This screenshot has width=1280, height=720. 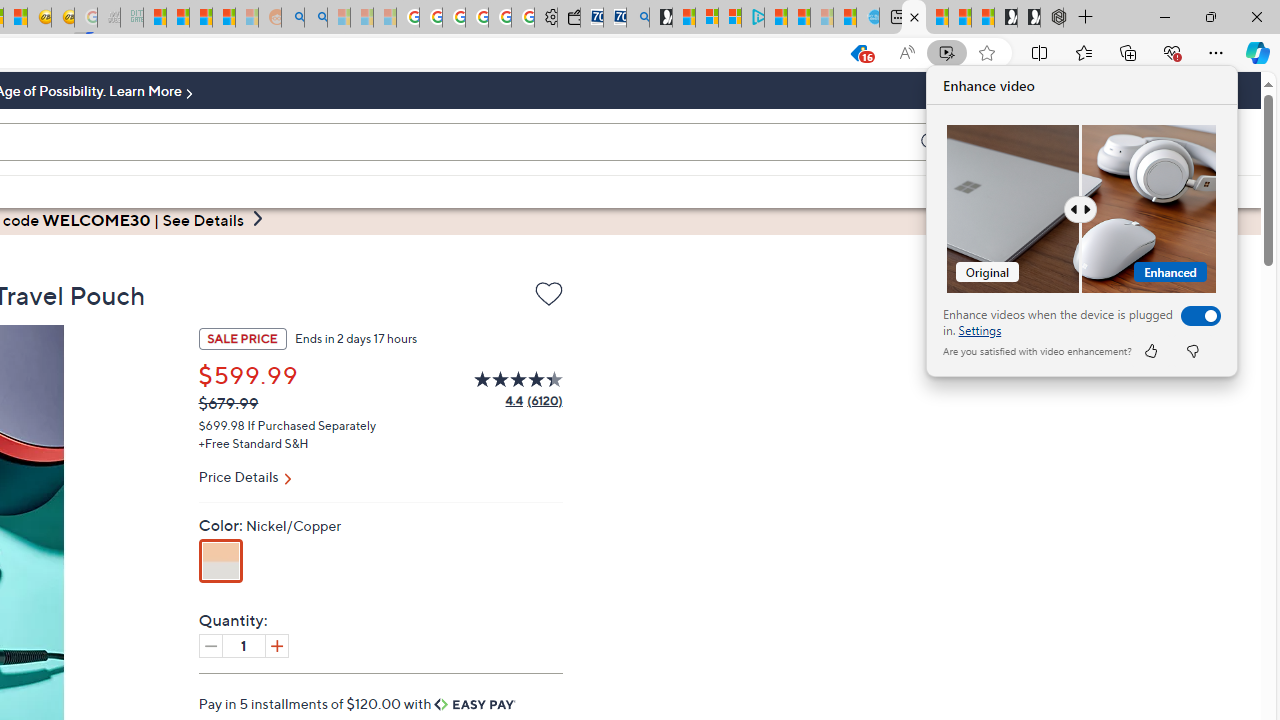 I want to click on 'Increase quantity by 1', so click(x=275, y=645).